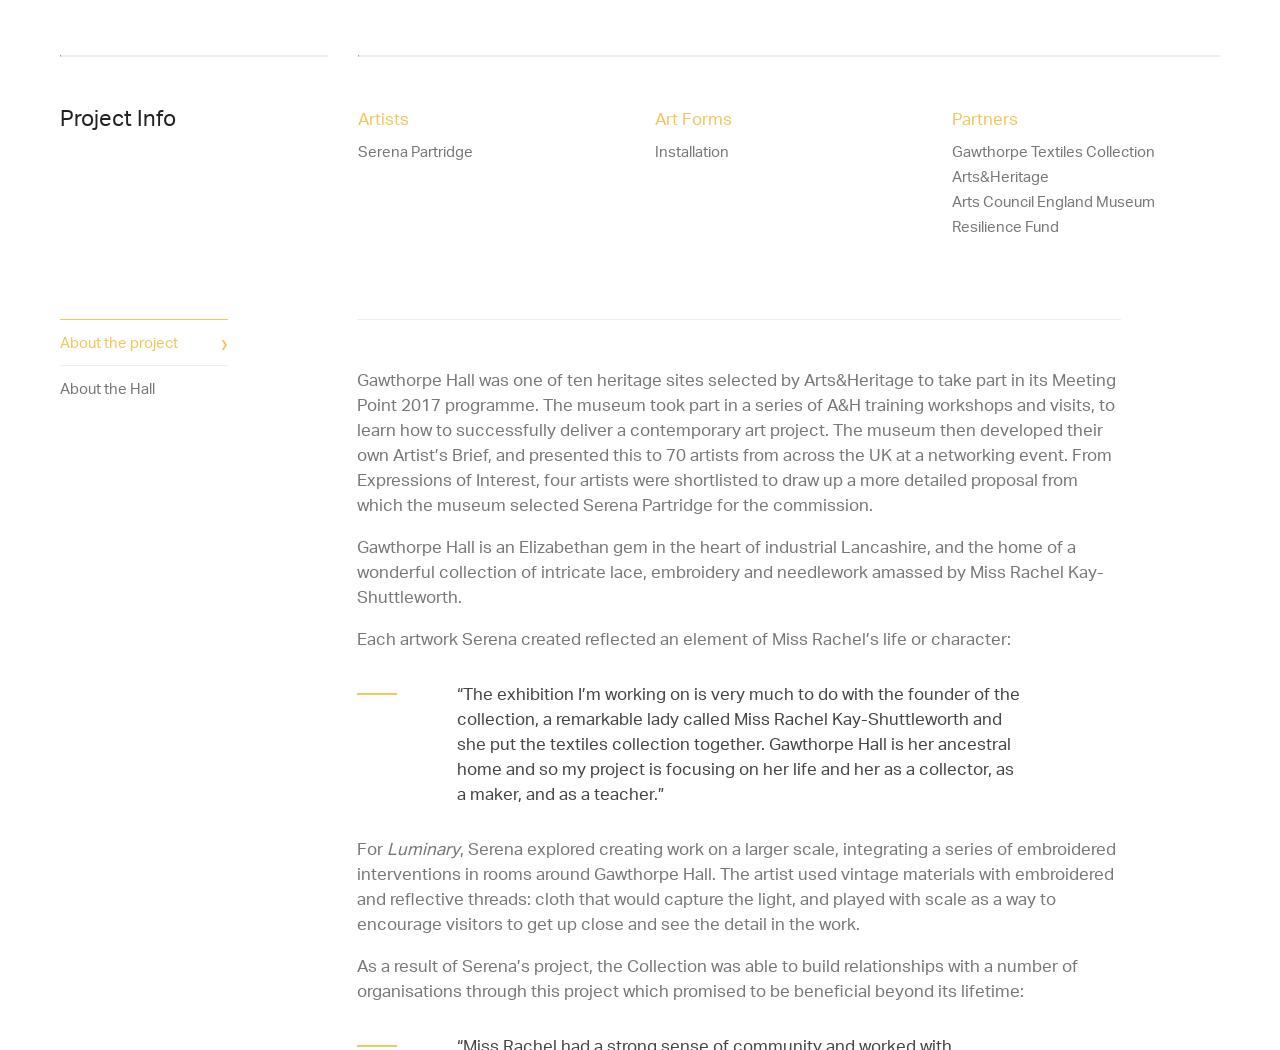 The width and height of the screenshot is (1280, 1050). I want to click on 'Artists', so click(356, 117).